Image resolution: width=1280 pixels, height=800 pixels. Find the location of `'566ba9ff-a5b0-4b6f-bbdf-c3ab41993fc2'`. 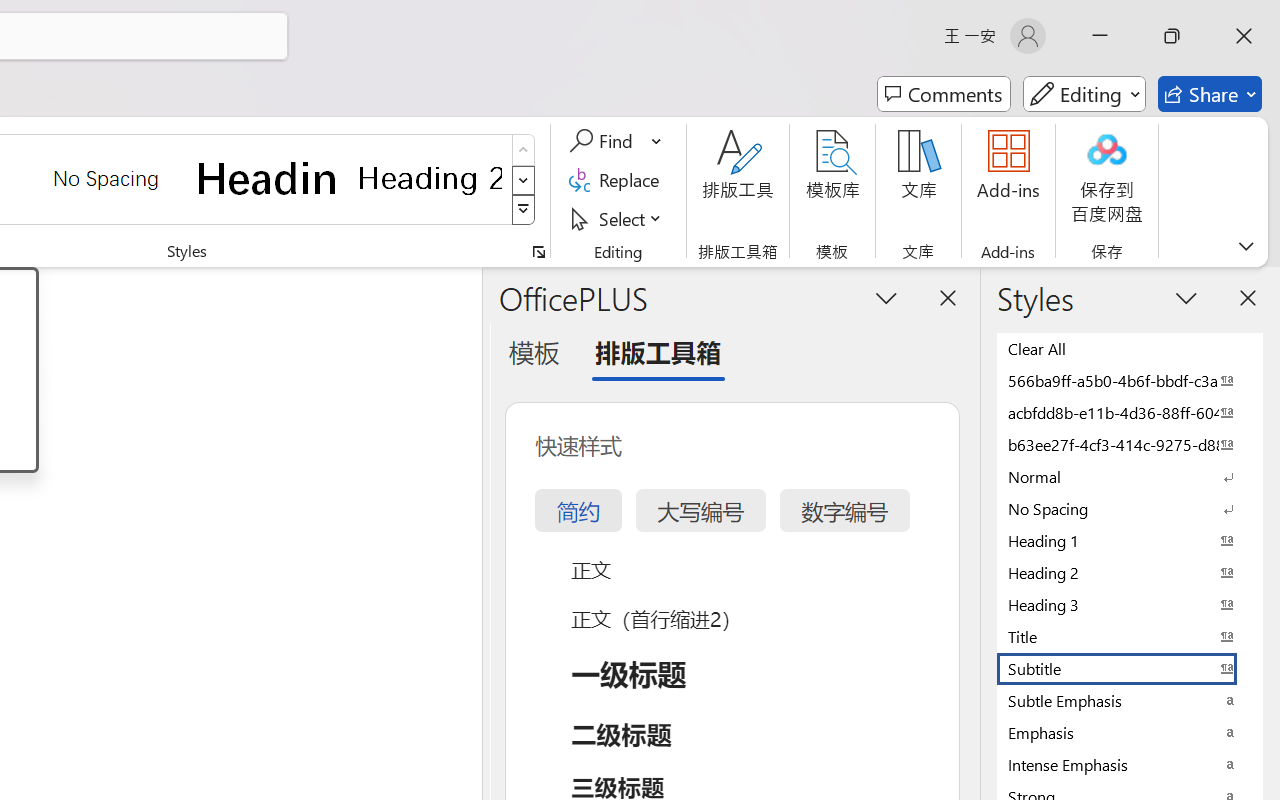

'566ba9ff-a5b0-4b6f-bbdf-c3ab41993fc2' is located at coordinates (1130, 379).